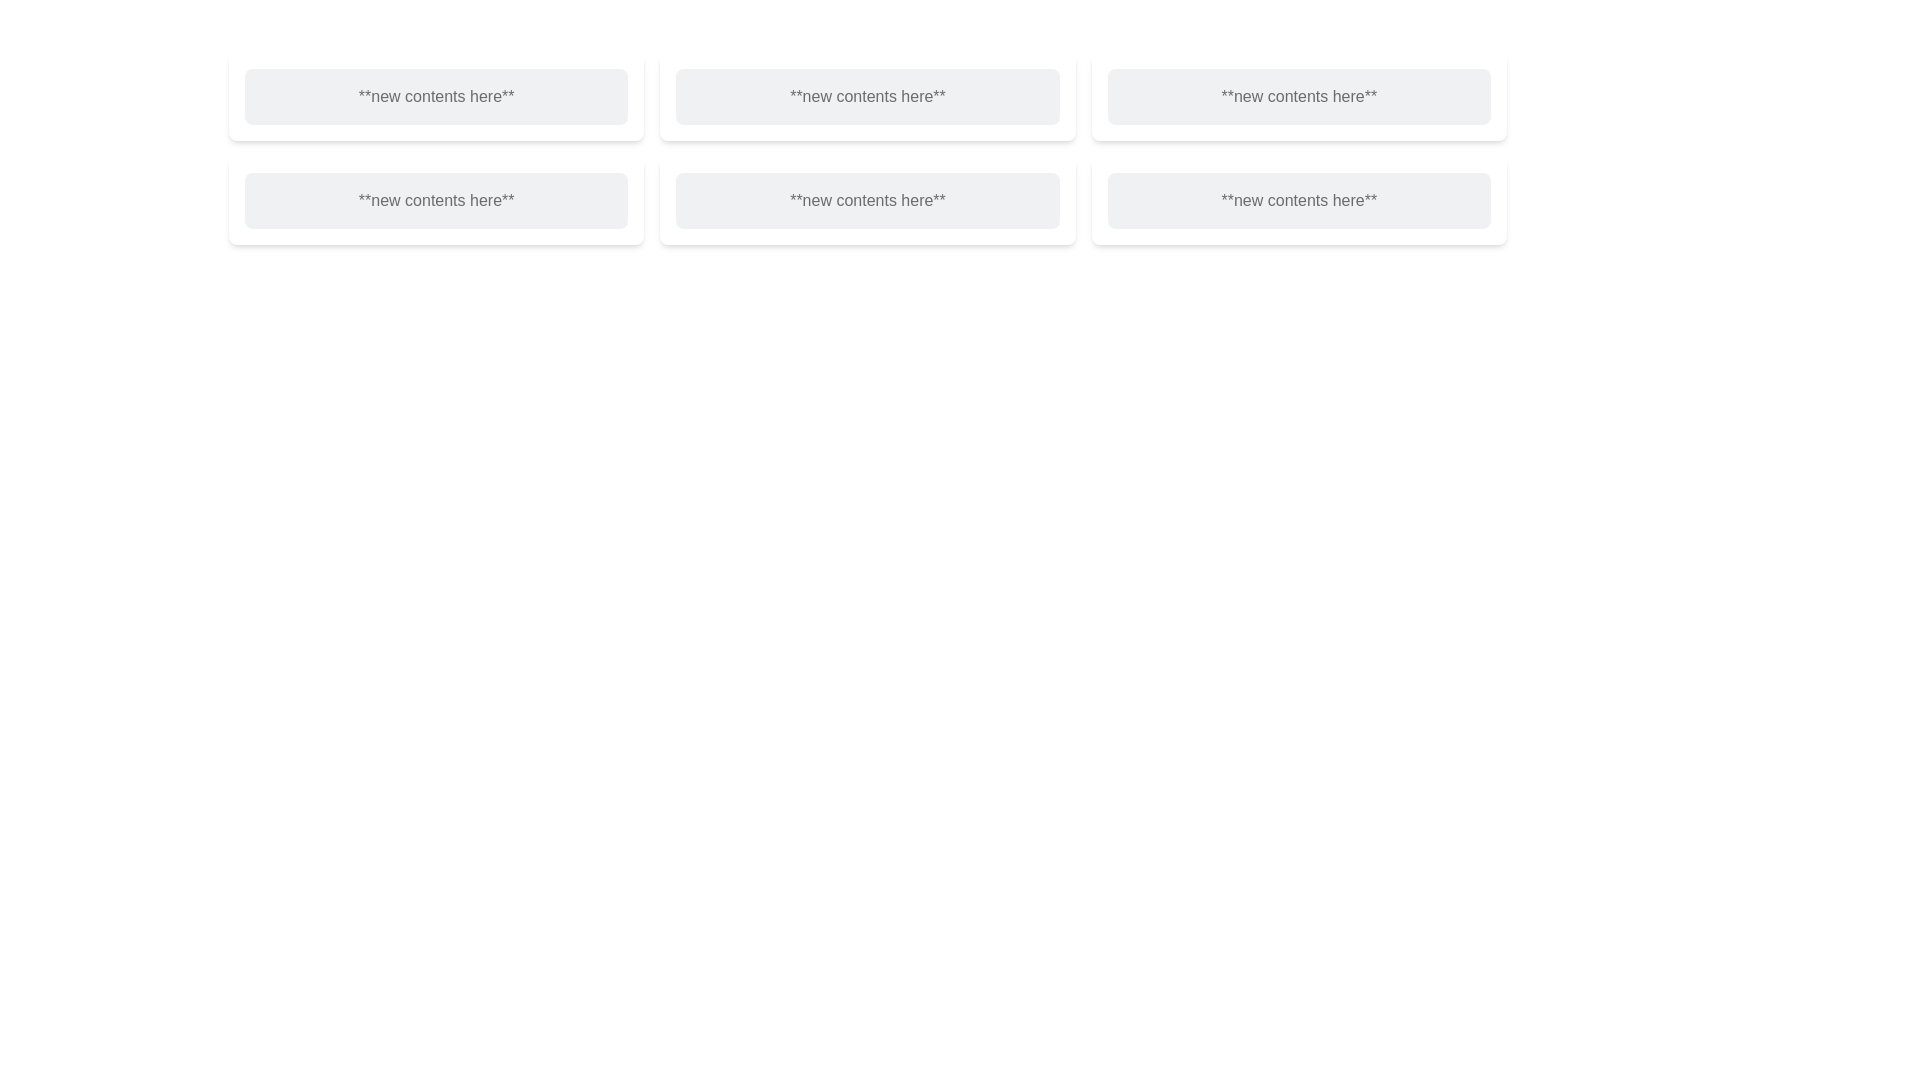  I want to click on the white card with the text 'new contents here' that is located in the second row, first column of the grid layout, so click(435, 200).